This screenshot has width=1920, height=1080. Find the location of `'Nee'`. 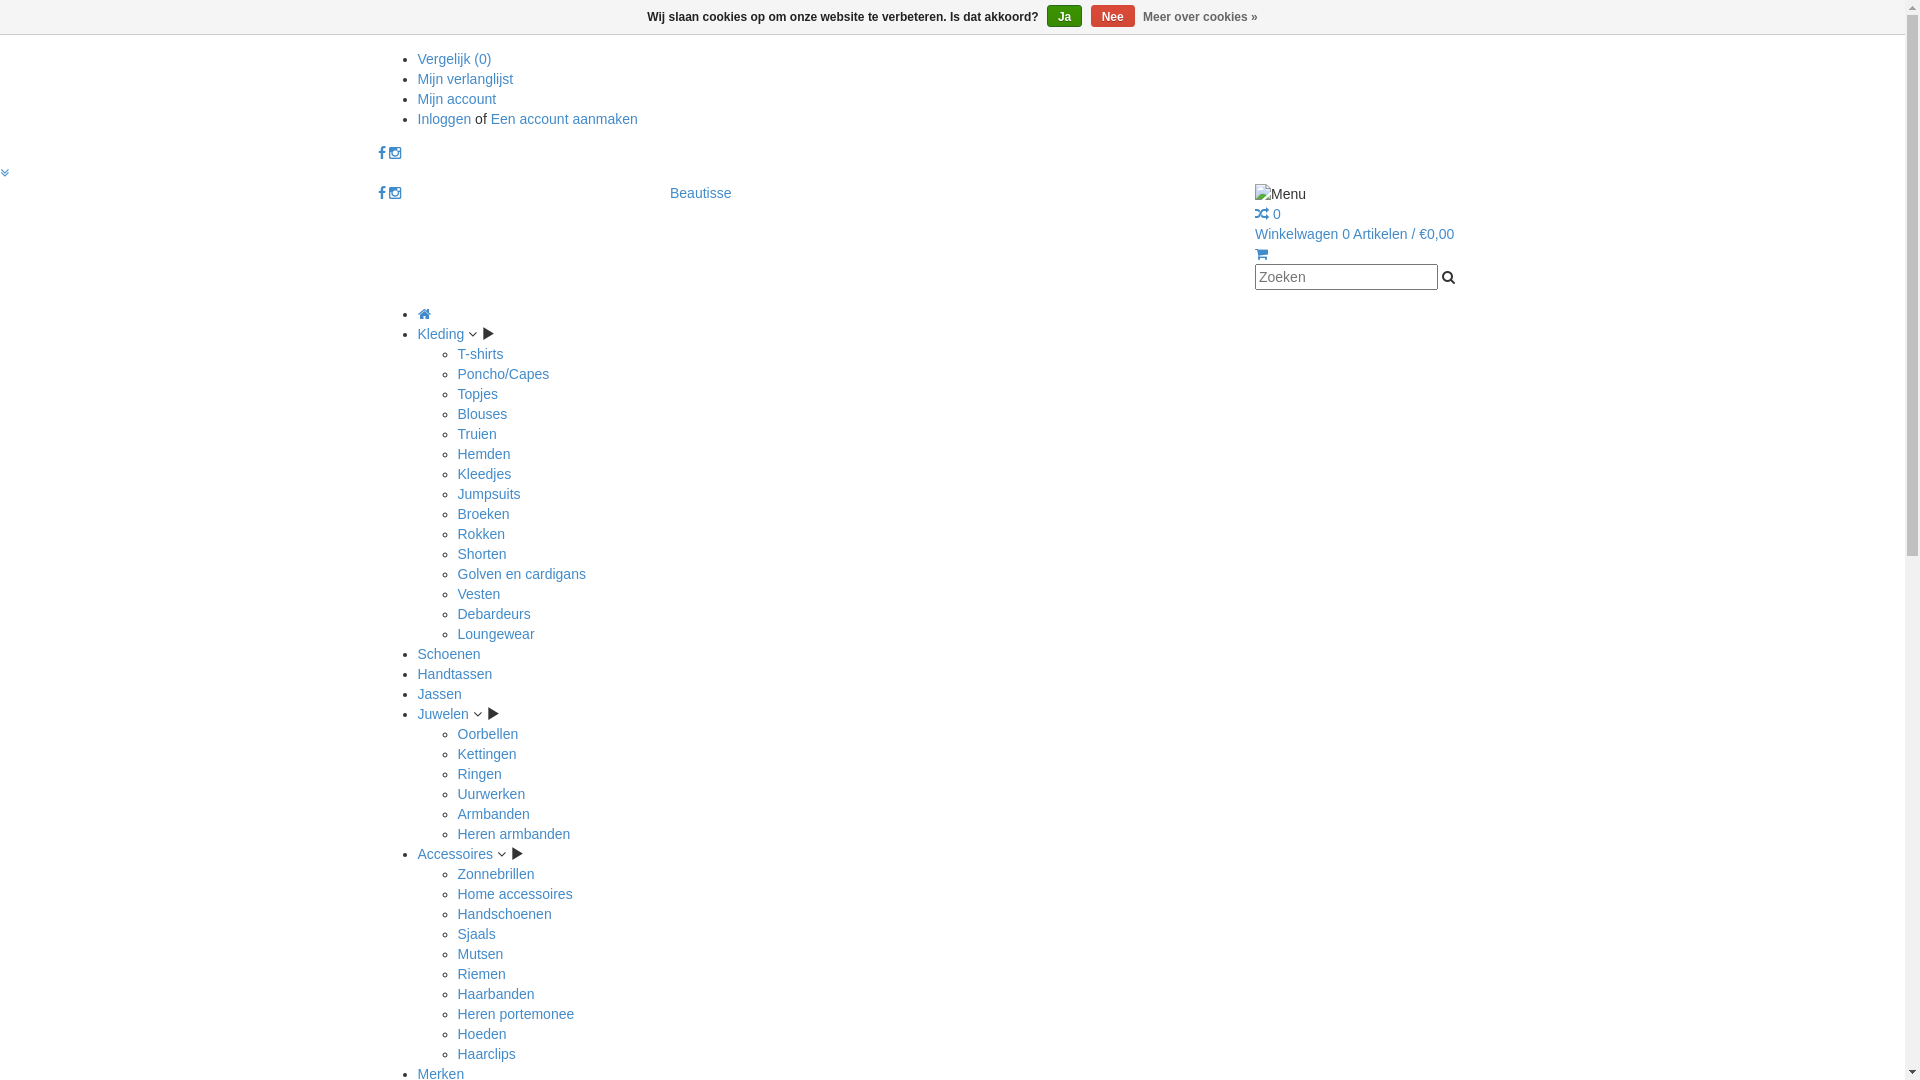

'Nee' is located at coordinates (1112, 15).